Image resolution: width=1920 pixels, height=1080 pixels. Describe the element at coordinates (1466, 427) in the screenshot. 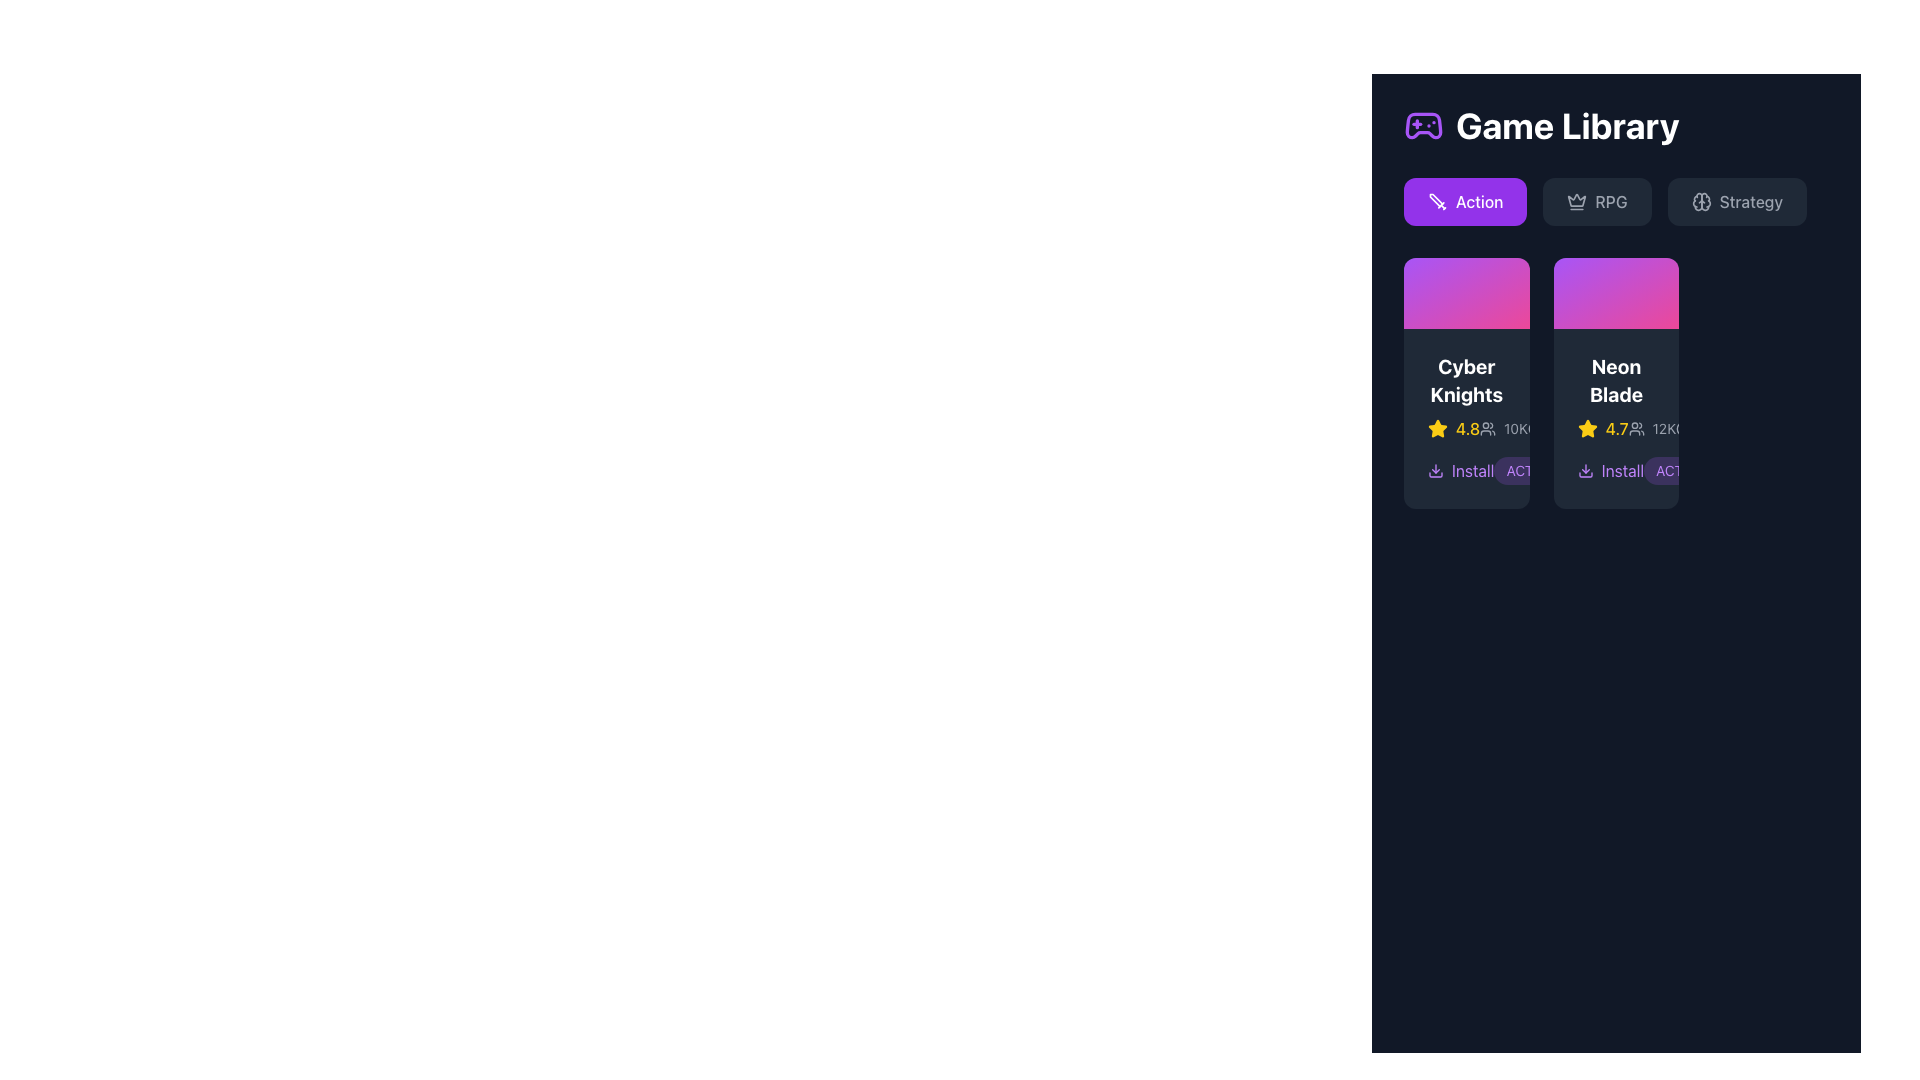

I see `displayed rating and user count information in the 'Cyber Knights' panel of the game library UI` at that location.